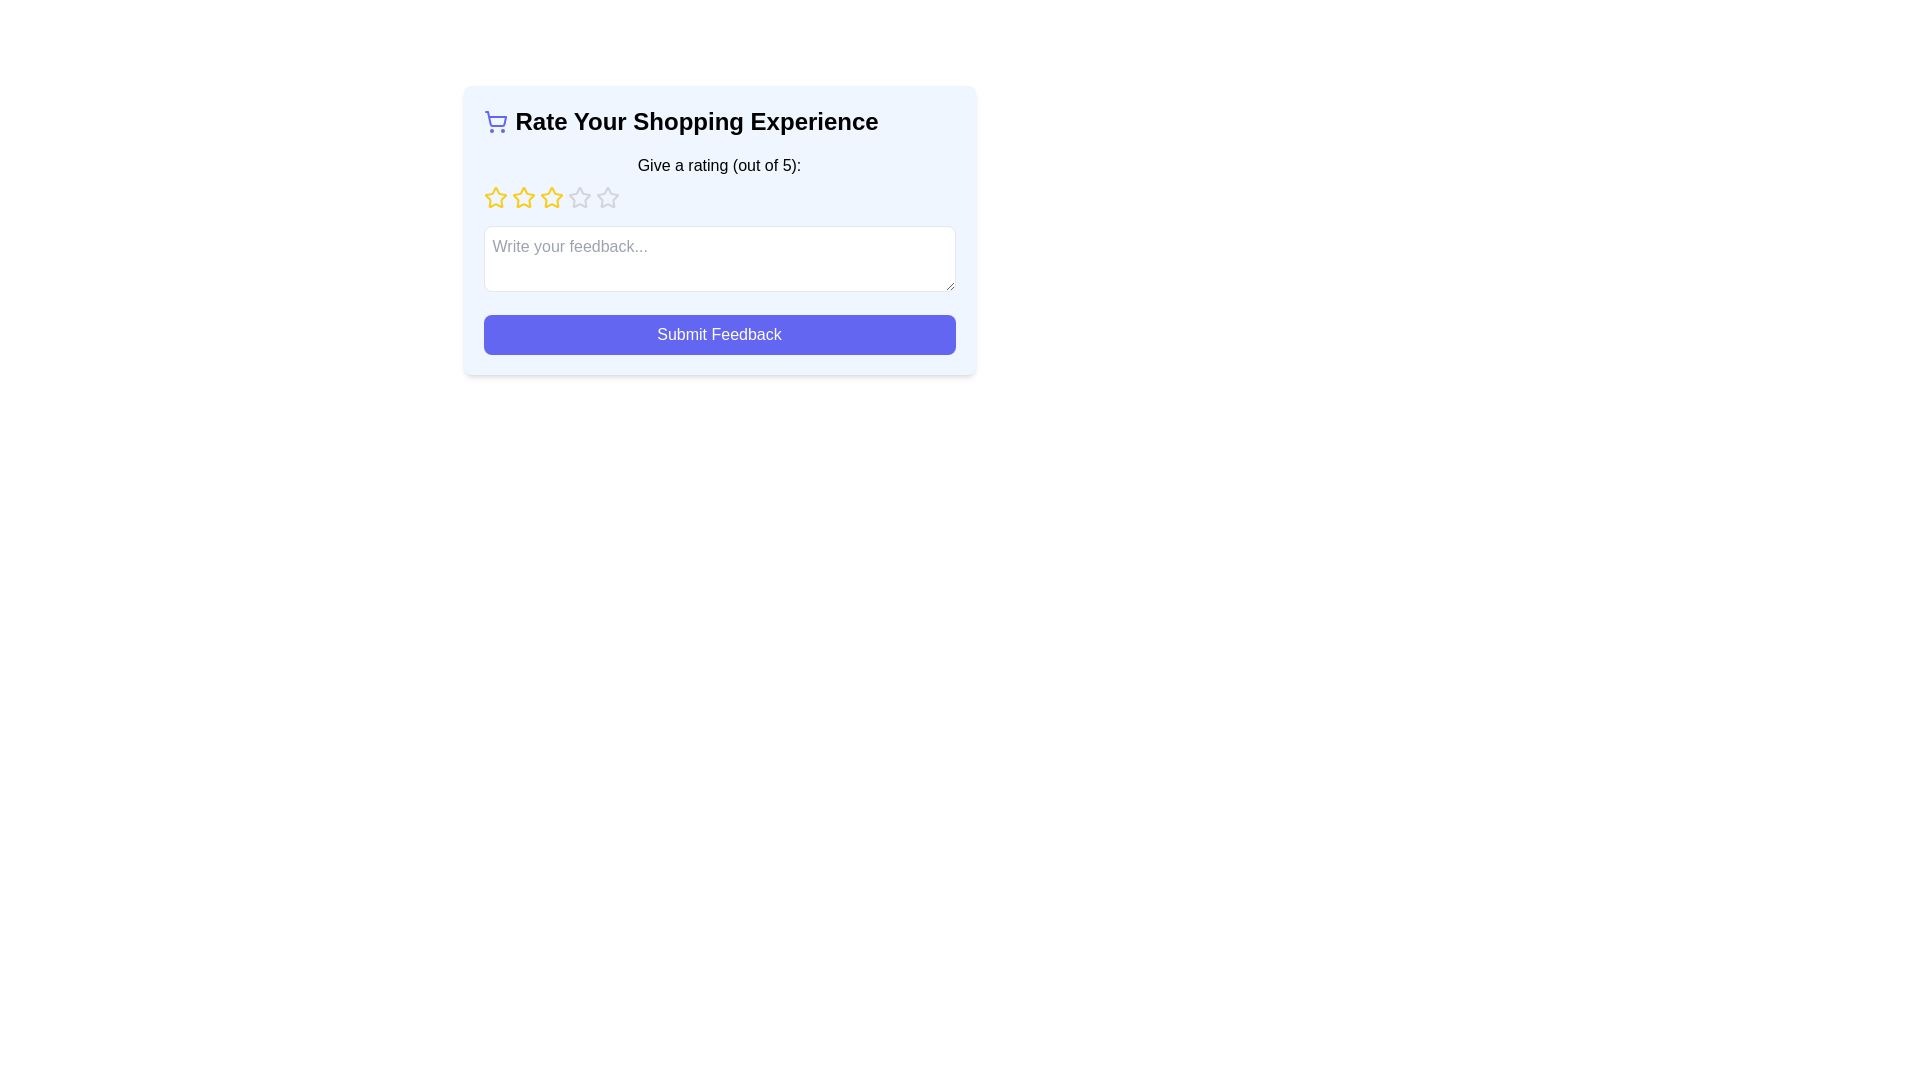 The height and width of the screenshot is (1080, 1920). Describe the element at coordinates (495, 119) in the screenshot. I see `the shopping cart basket area graphic, which is part of the larger shopping cart icon in the upper left section of the 'Rate Your Shopping Experience' card interface` at that location.